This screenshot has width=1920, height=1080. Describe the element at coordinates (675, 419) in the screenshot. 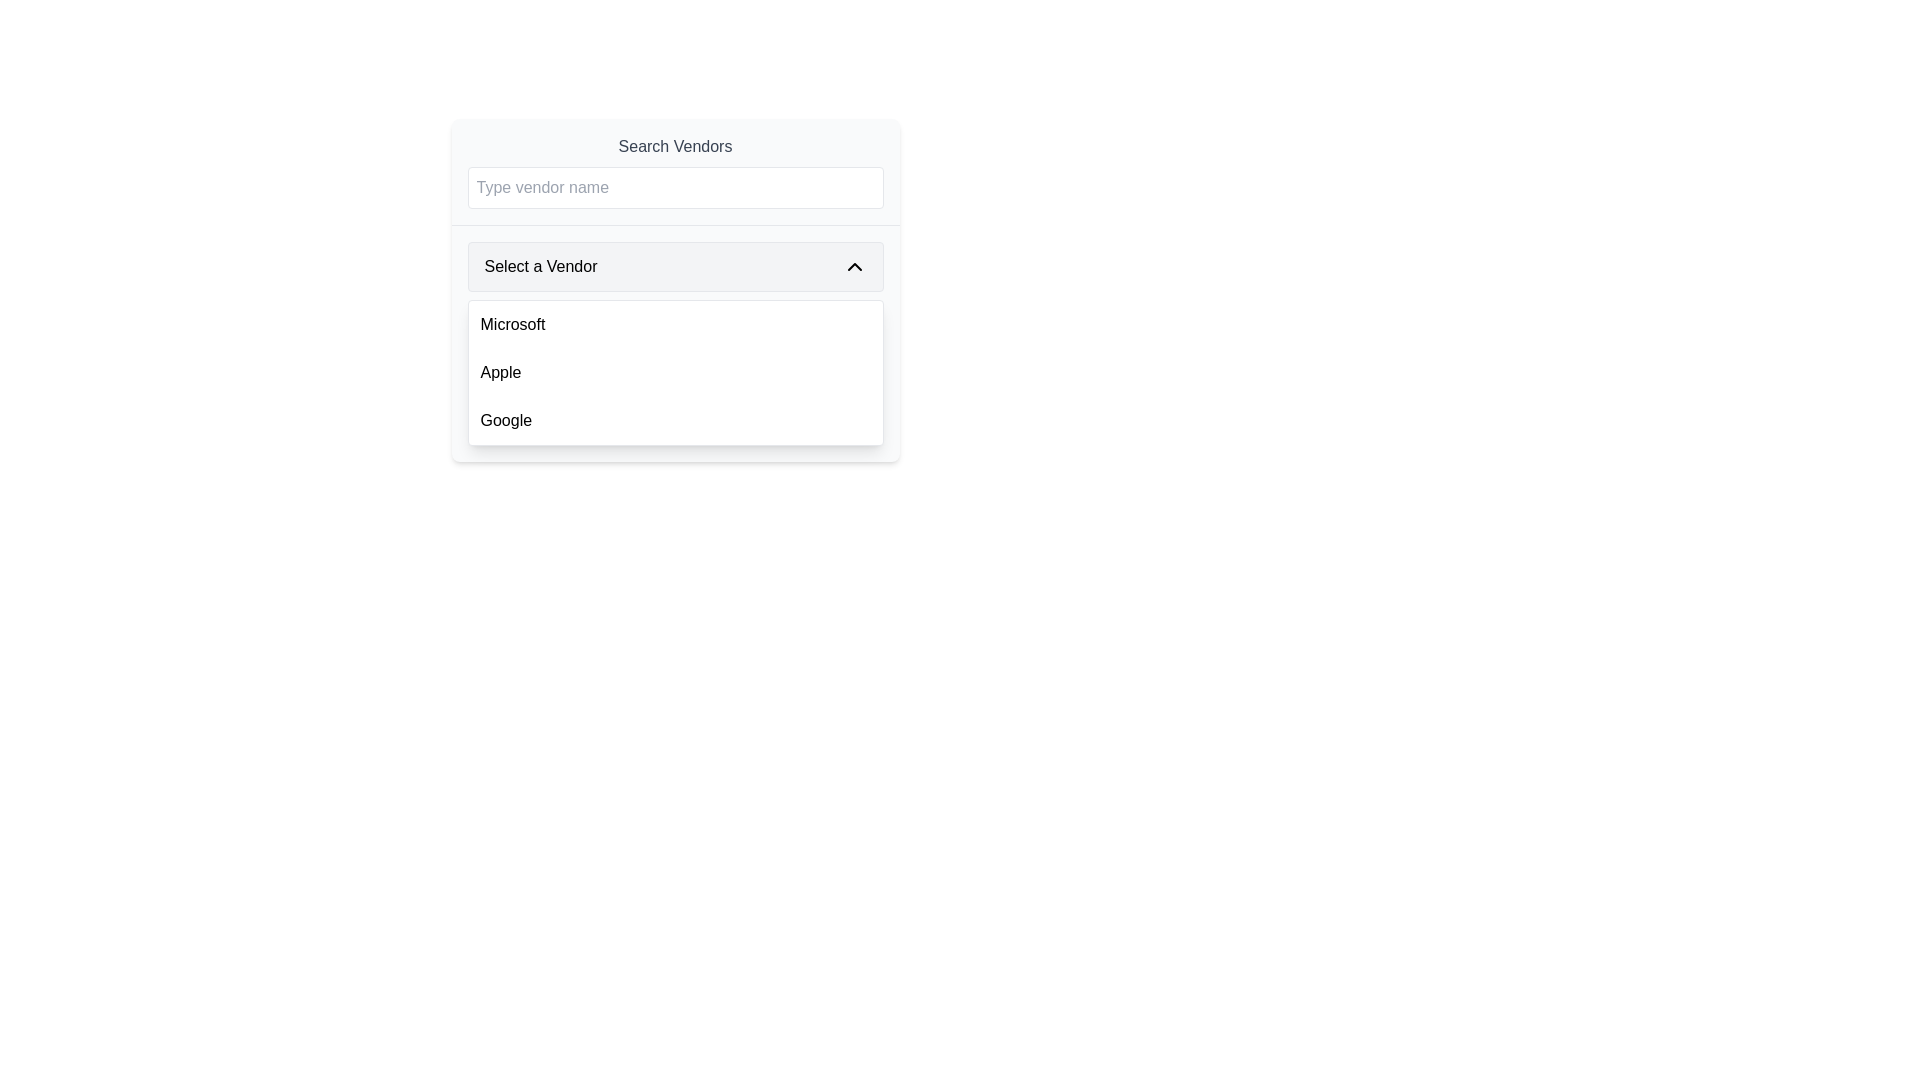

I see `the third selectable list item labeled 'Google' in the vertical list of options` at that location.